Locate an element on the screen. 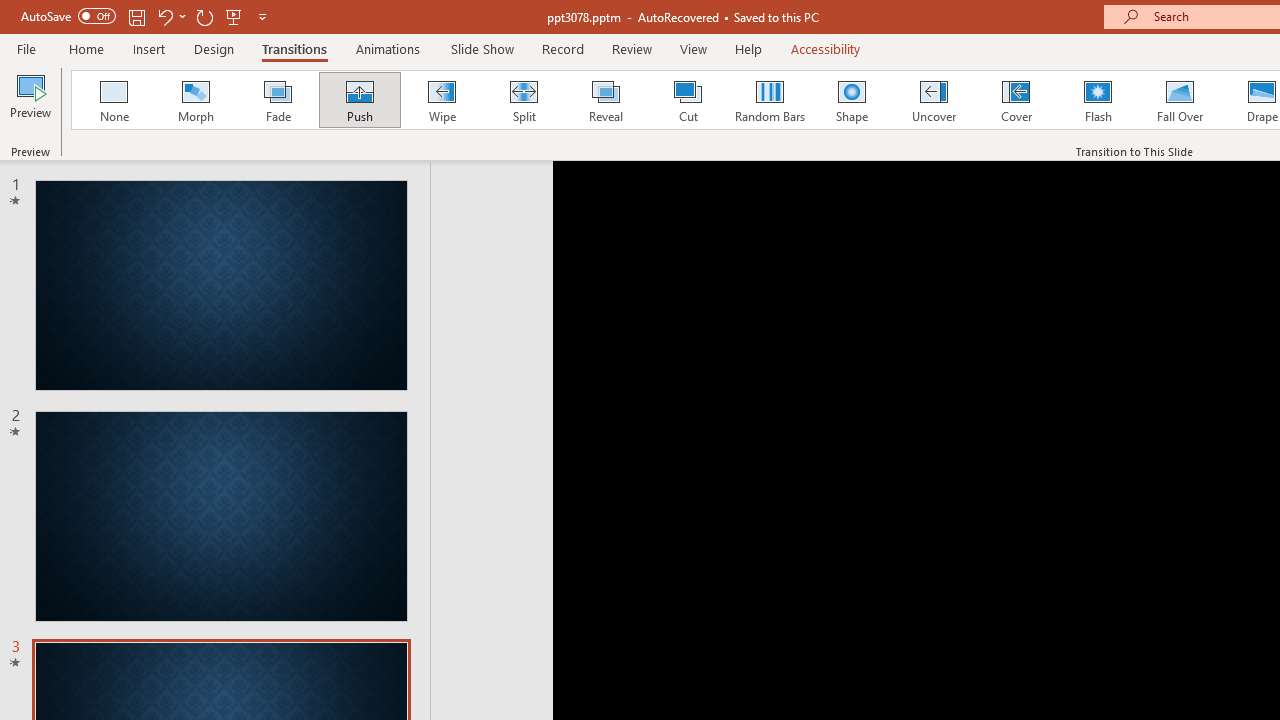 The height and width of the screenshot is (720, 1280). 'Uncover' is located at coordinates (933, 100).